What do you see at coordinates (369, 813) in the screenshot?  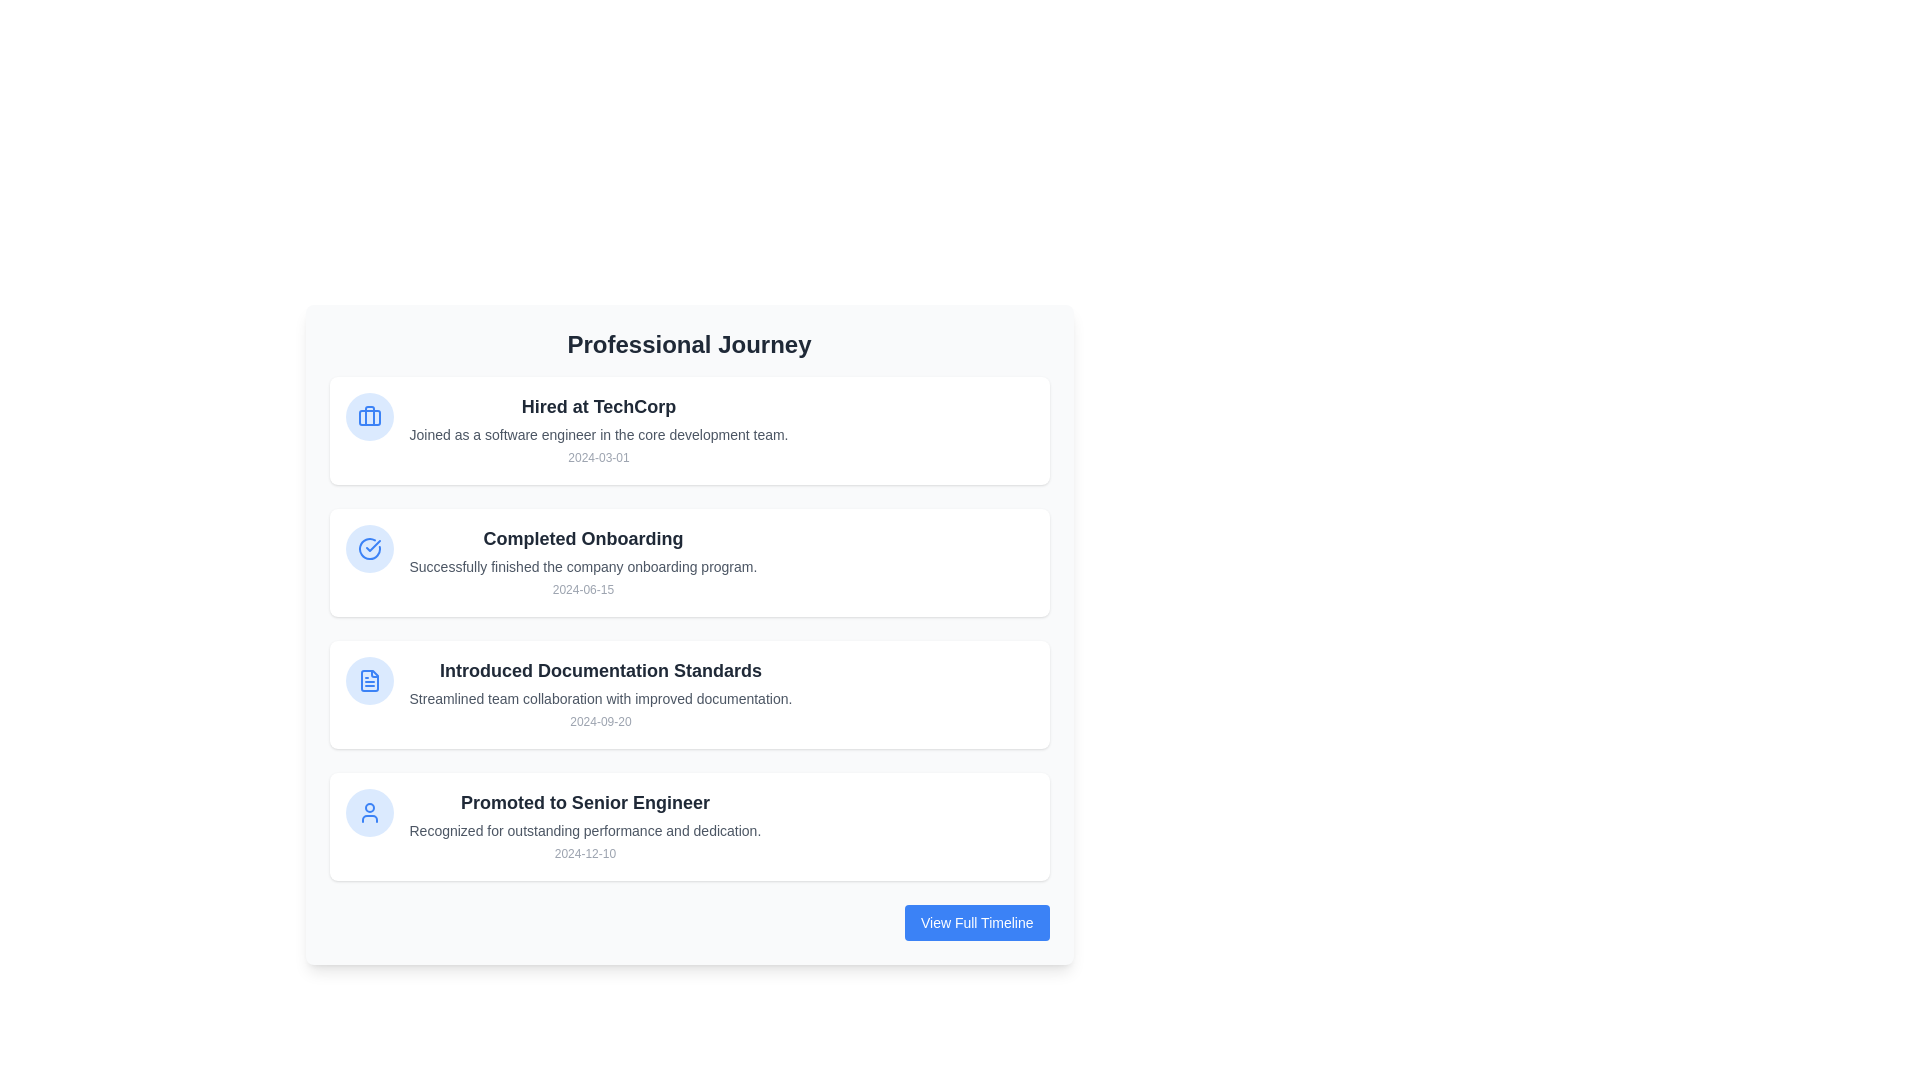 I see `the circular icon with a light blue background and a user silhouette in darker blue located at the top-left corner of the promotion card for Senior Engineer` at bounding box center [369, 813].